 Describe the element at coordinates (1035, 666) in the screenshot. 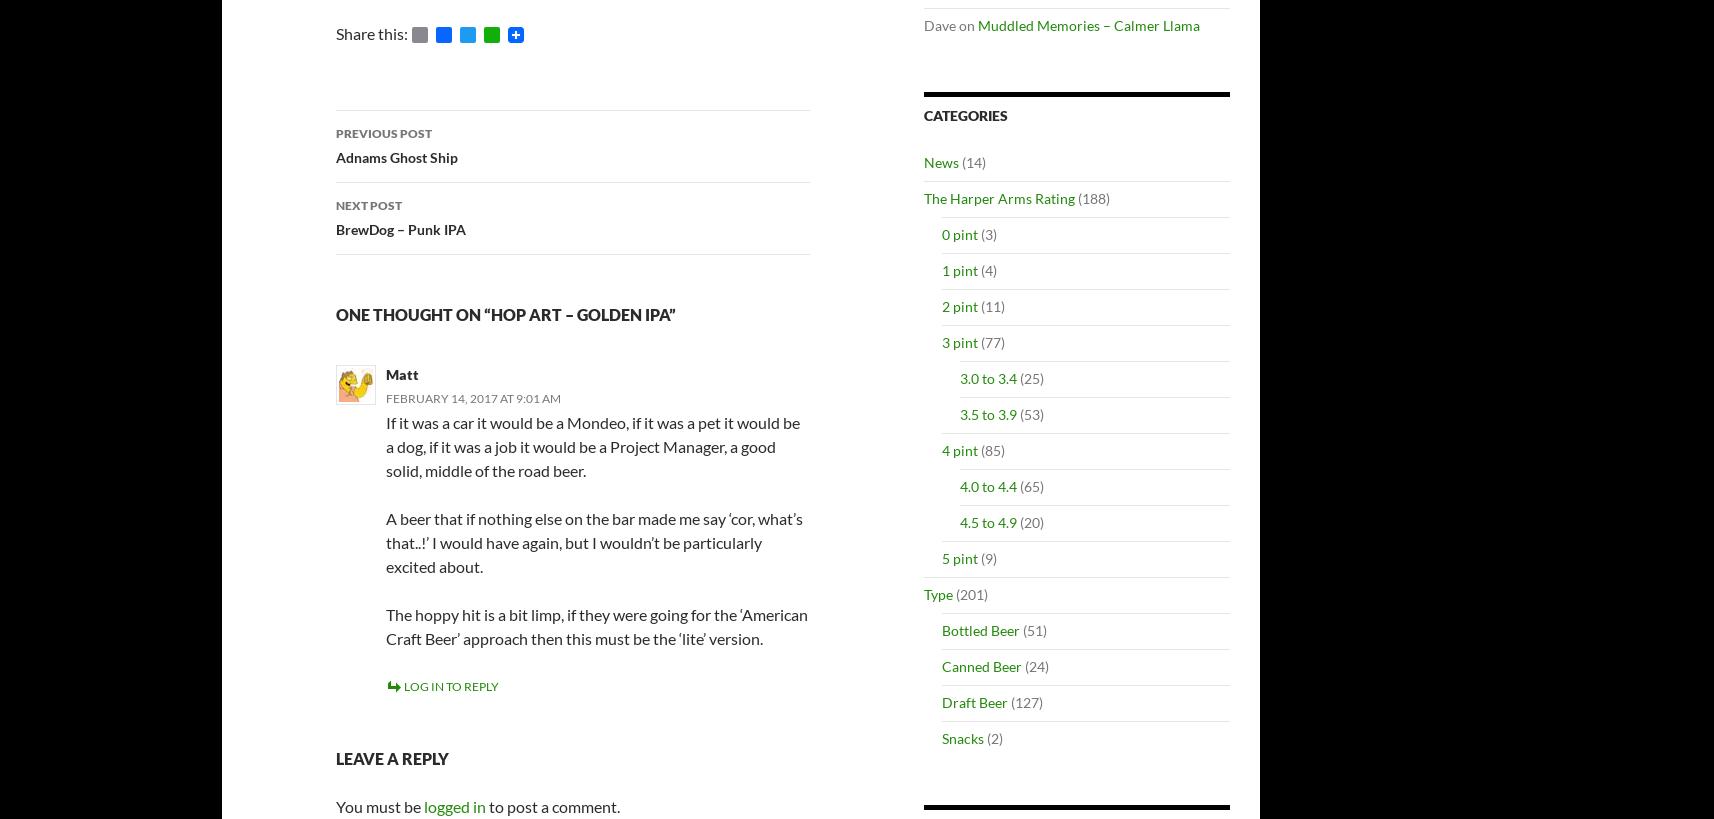

I see `'(24)'` at that location.